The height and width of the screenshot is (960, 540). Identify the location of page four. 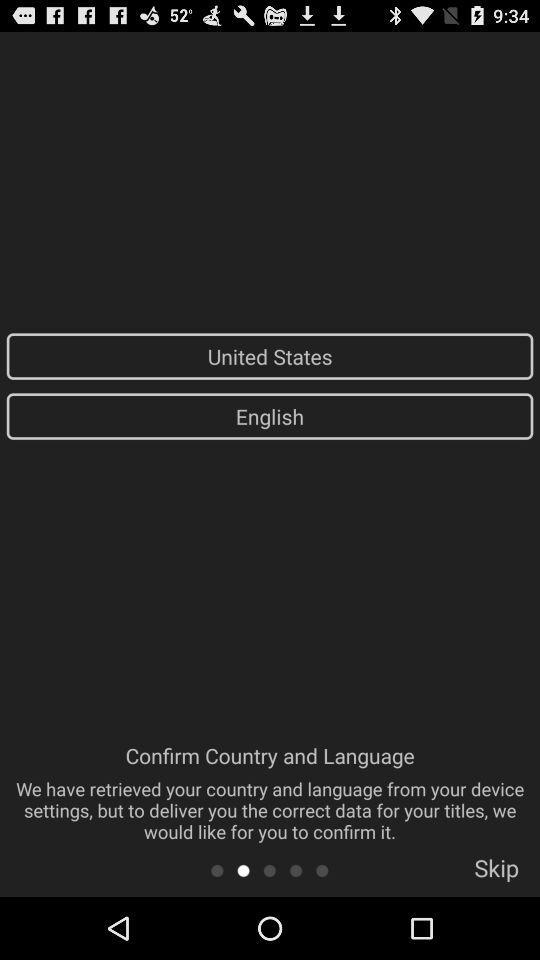
(295, 869).